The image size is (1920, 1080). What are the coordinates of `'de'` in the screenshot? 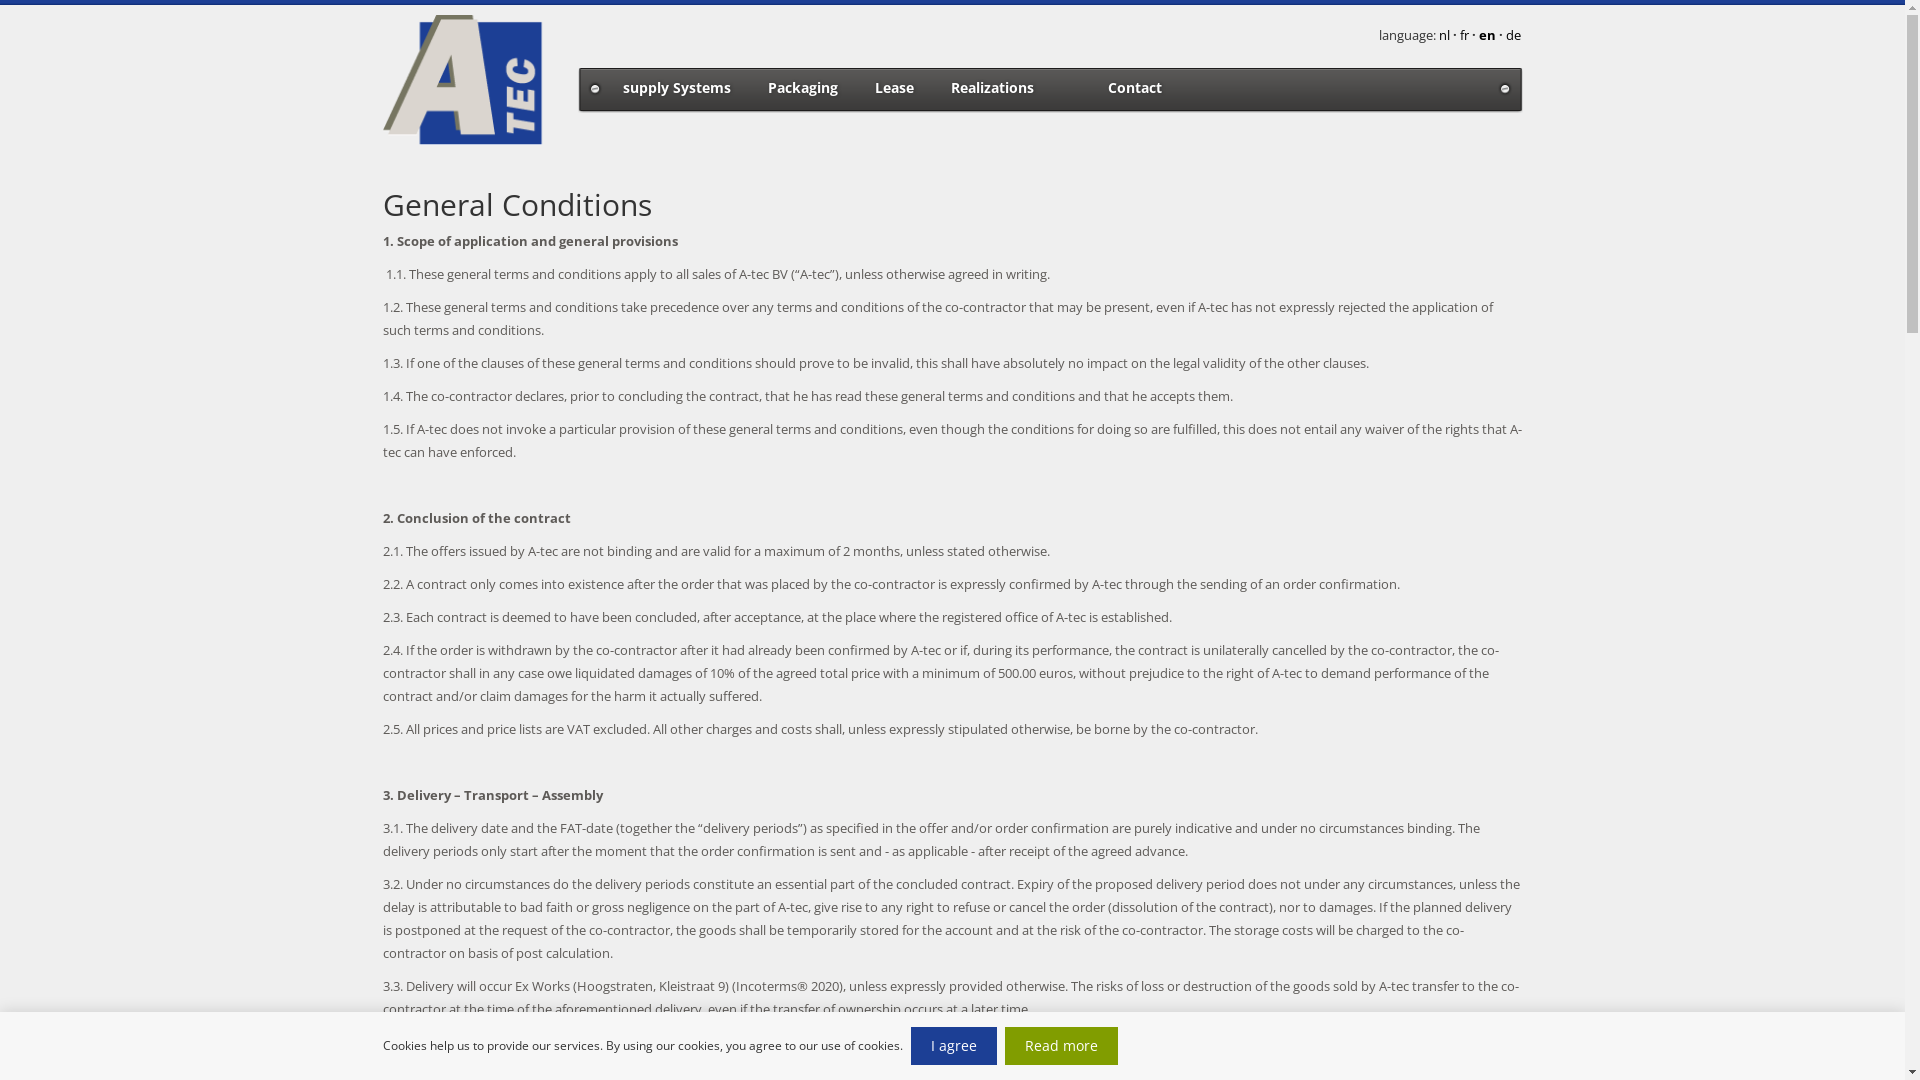 It's located at (1513, 34).